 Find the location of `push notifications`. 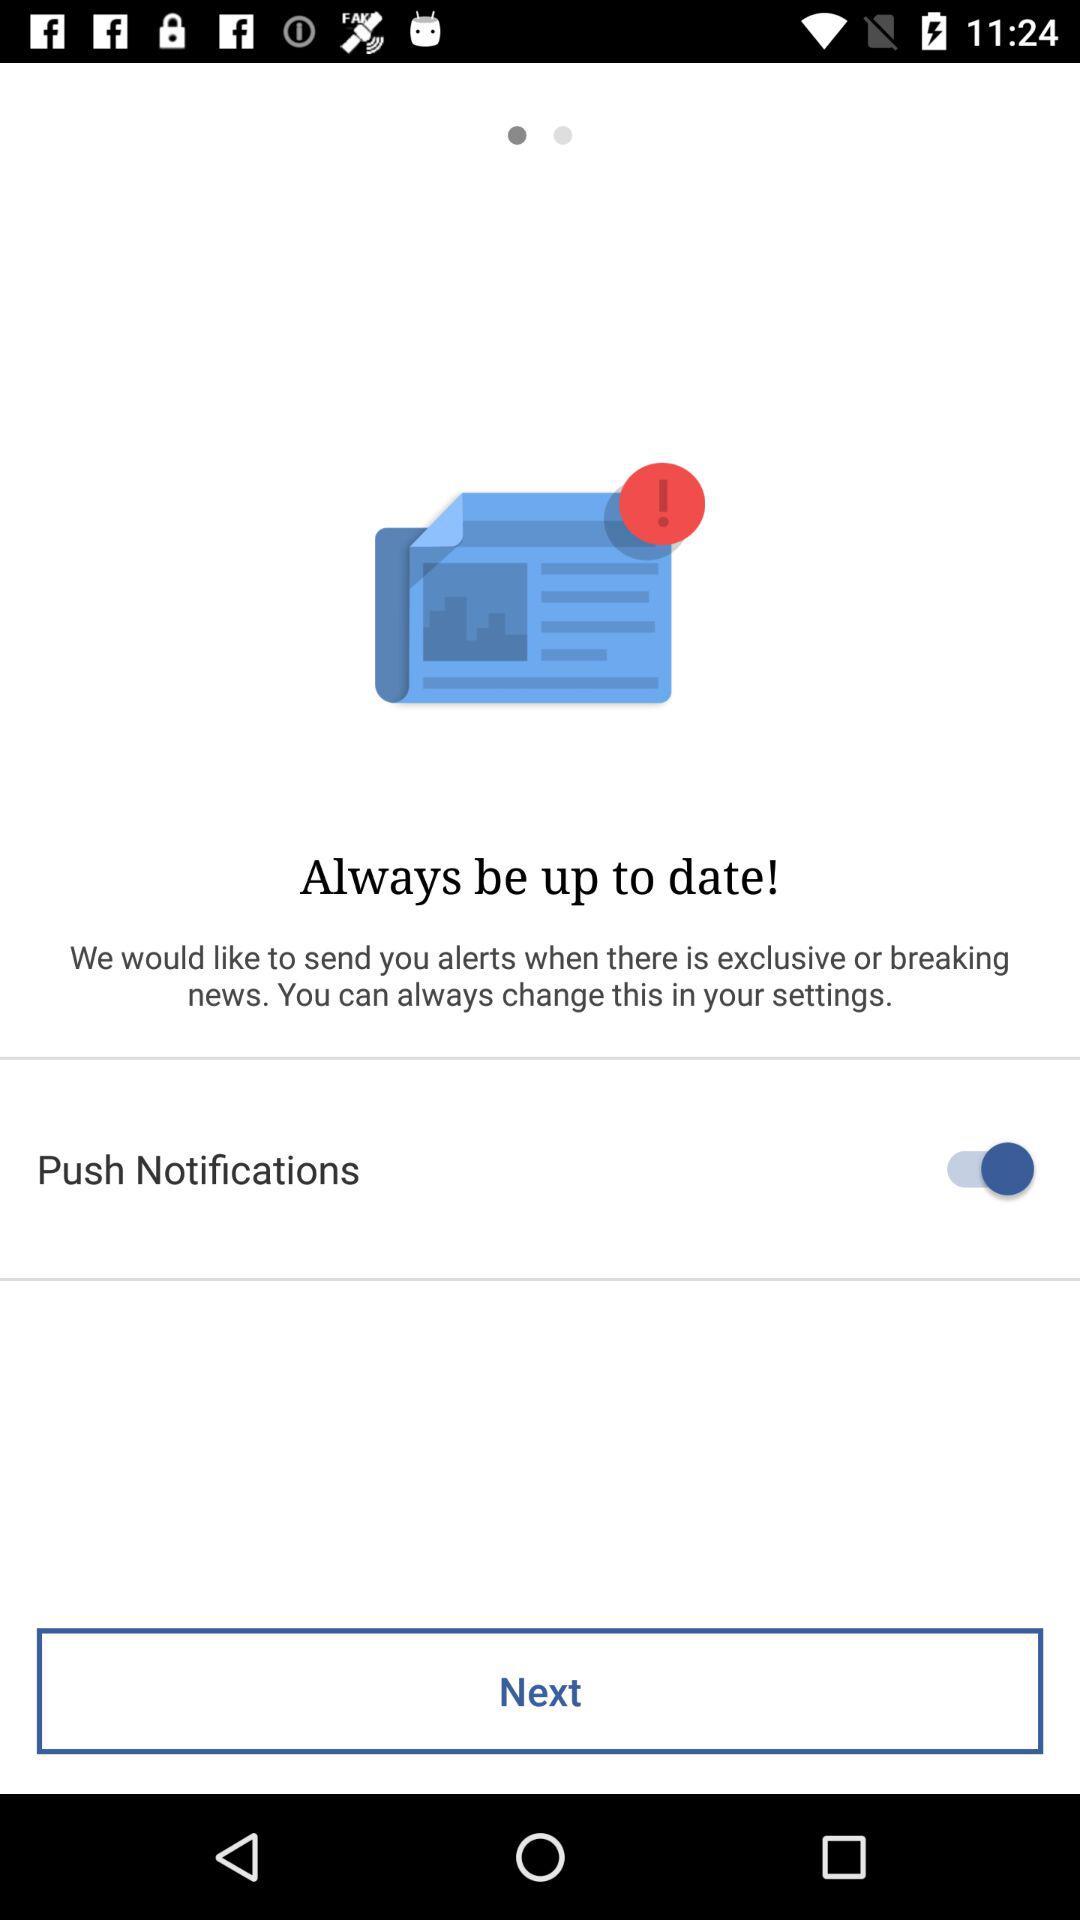

push notifications is located at coordinates (540, 1168).